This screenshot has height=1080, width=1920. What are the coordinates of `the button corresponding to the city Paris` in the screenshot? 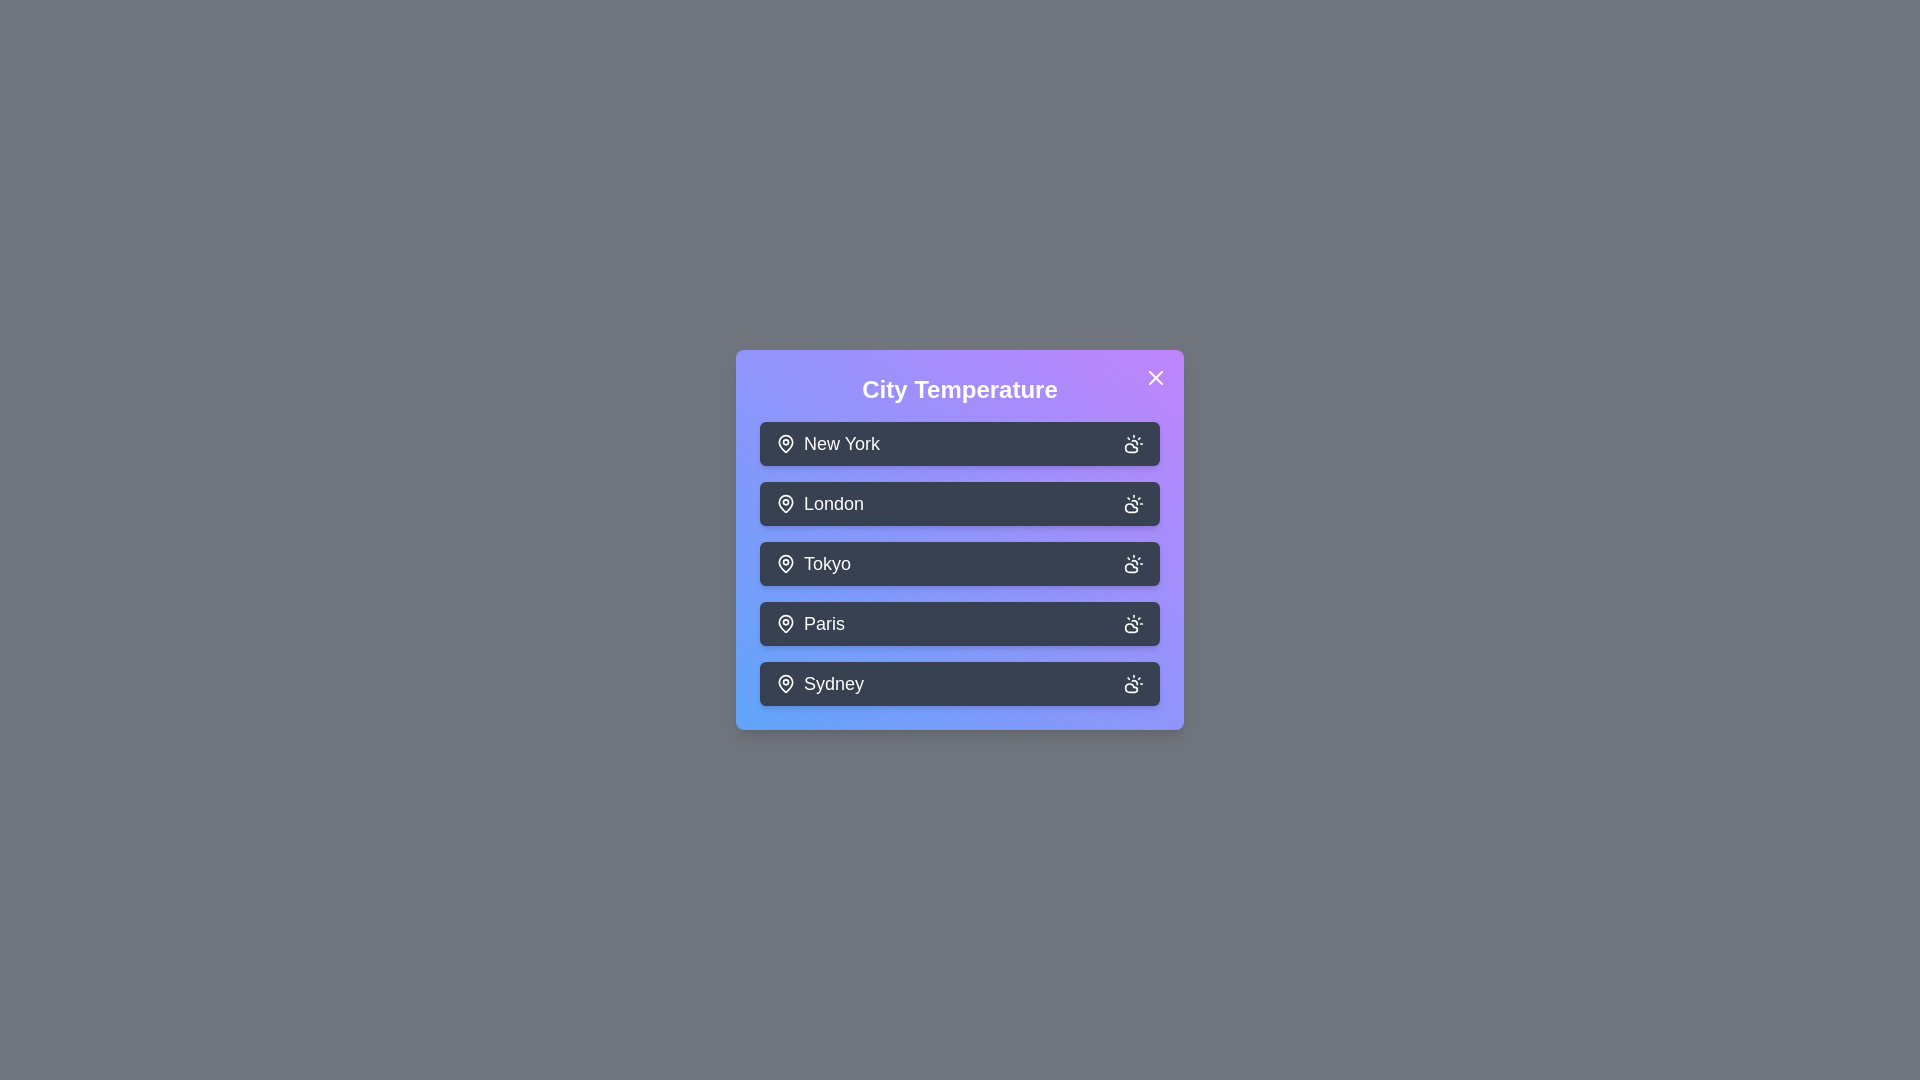 It's located at (960, 623).